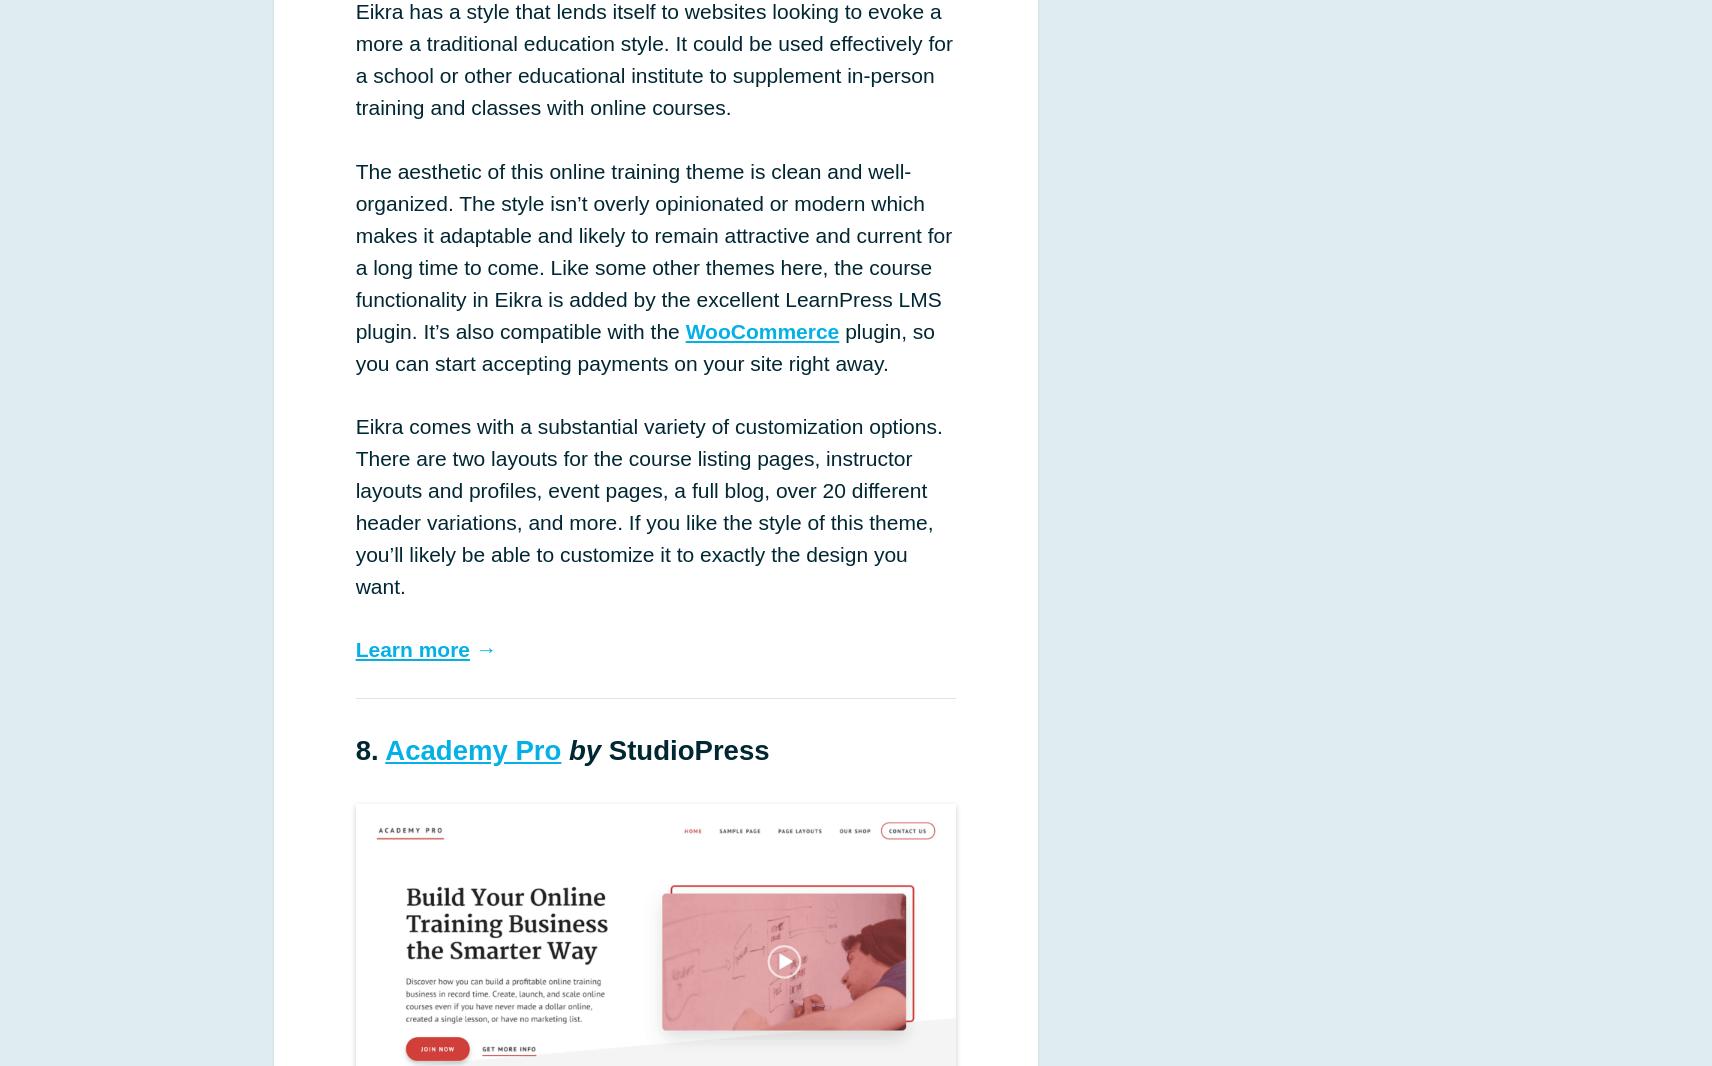 This screenshot has width=1712, height=1066. I want to click on 'Academy Pro', so click(472, 749).